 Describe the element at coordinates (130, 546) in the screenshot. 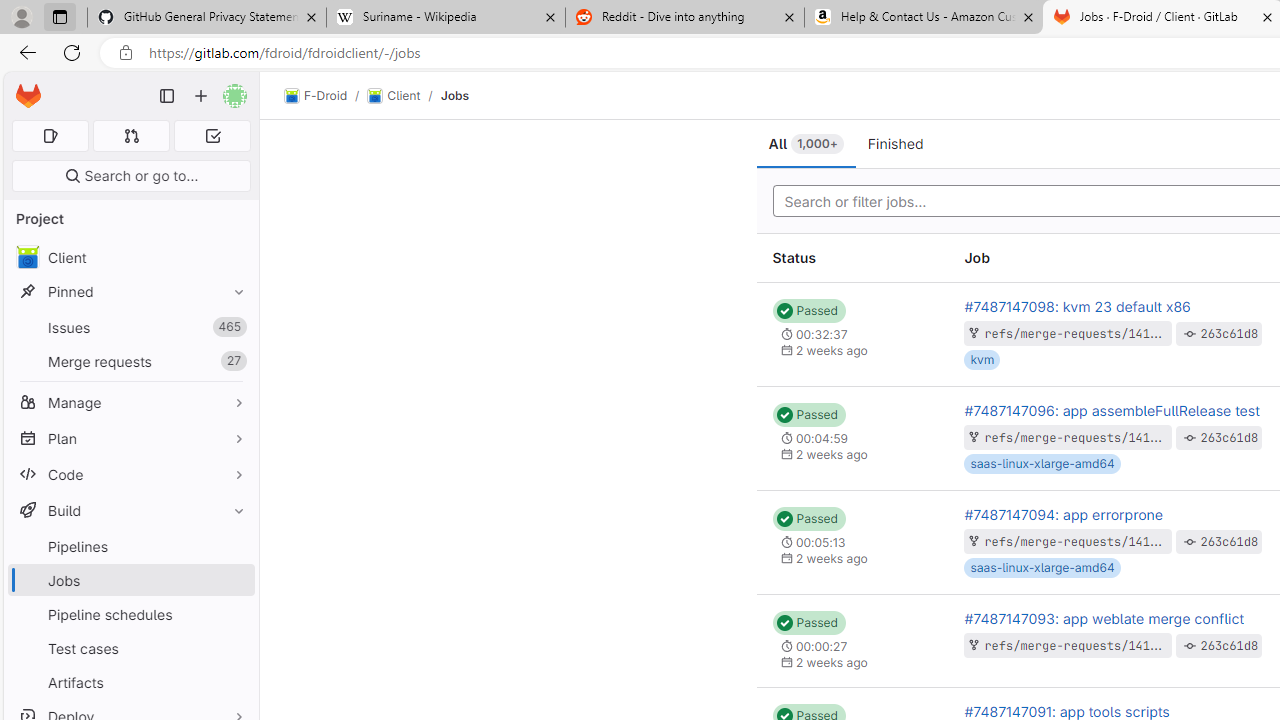

I see `'Pipelines'` at that location.